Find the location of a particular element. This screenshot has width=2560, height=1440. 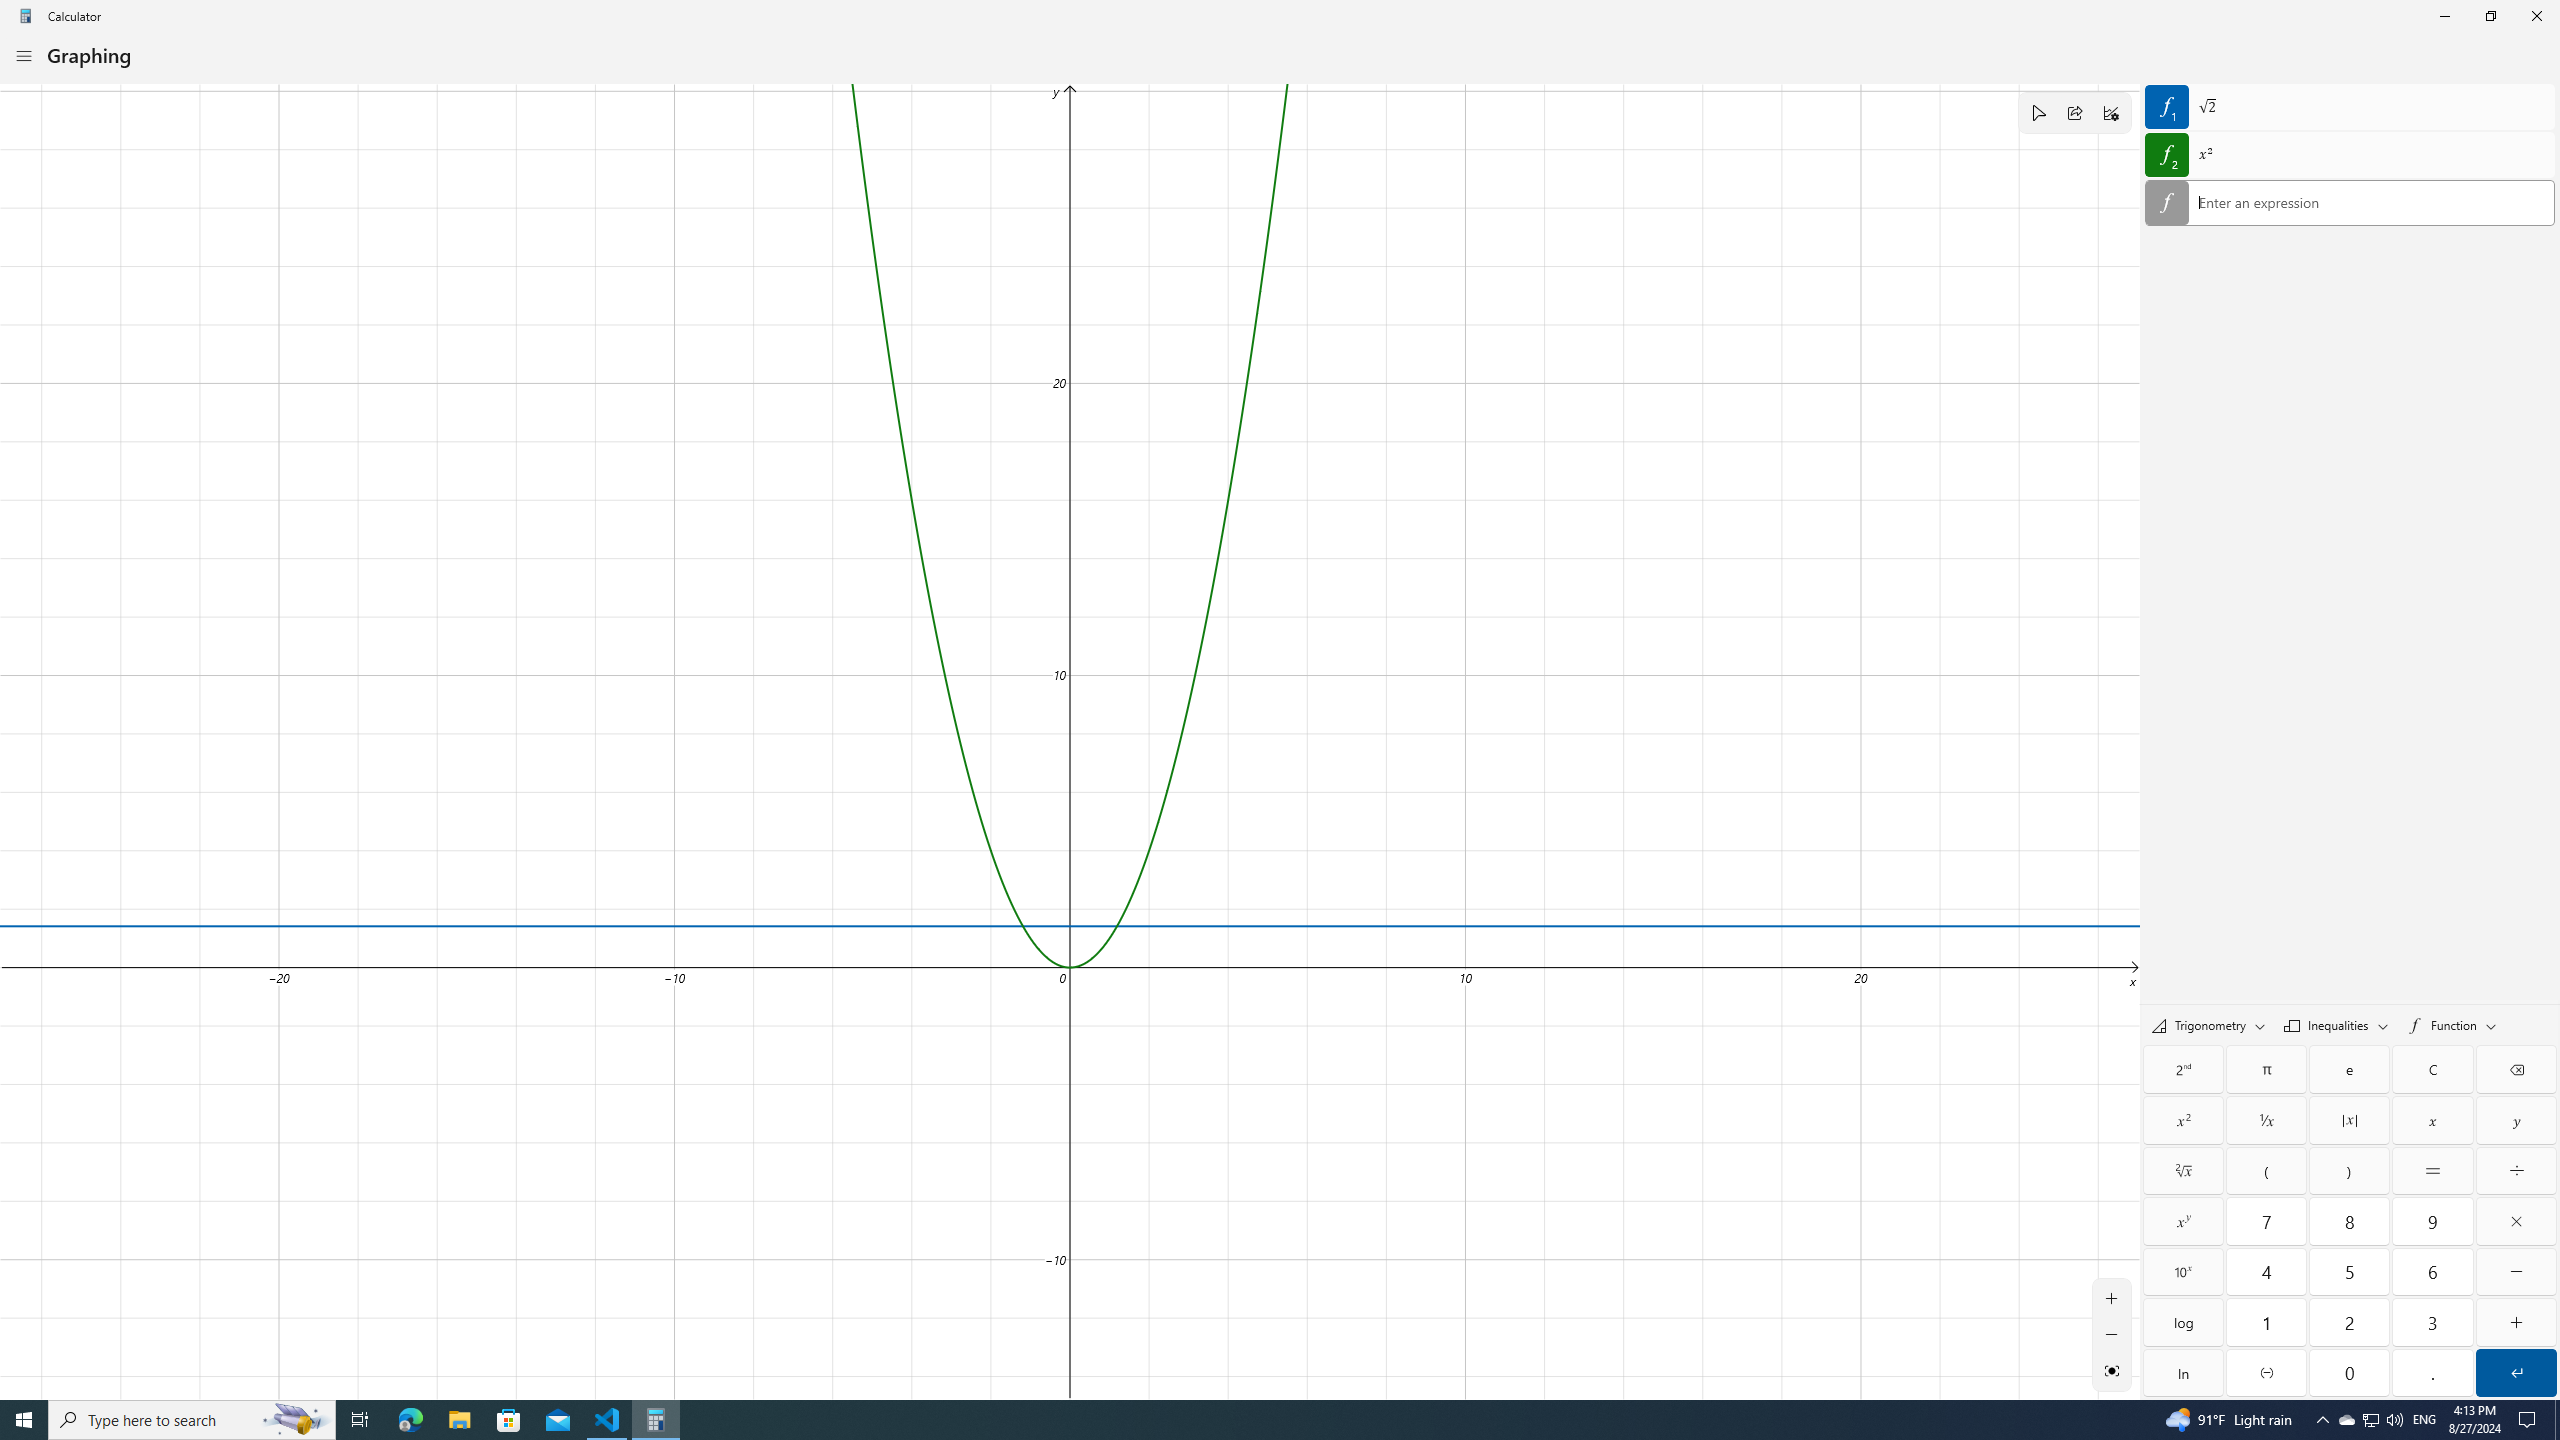

'Functions' is located at coordinates (2451, 1025).